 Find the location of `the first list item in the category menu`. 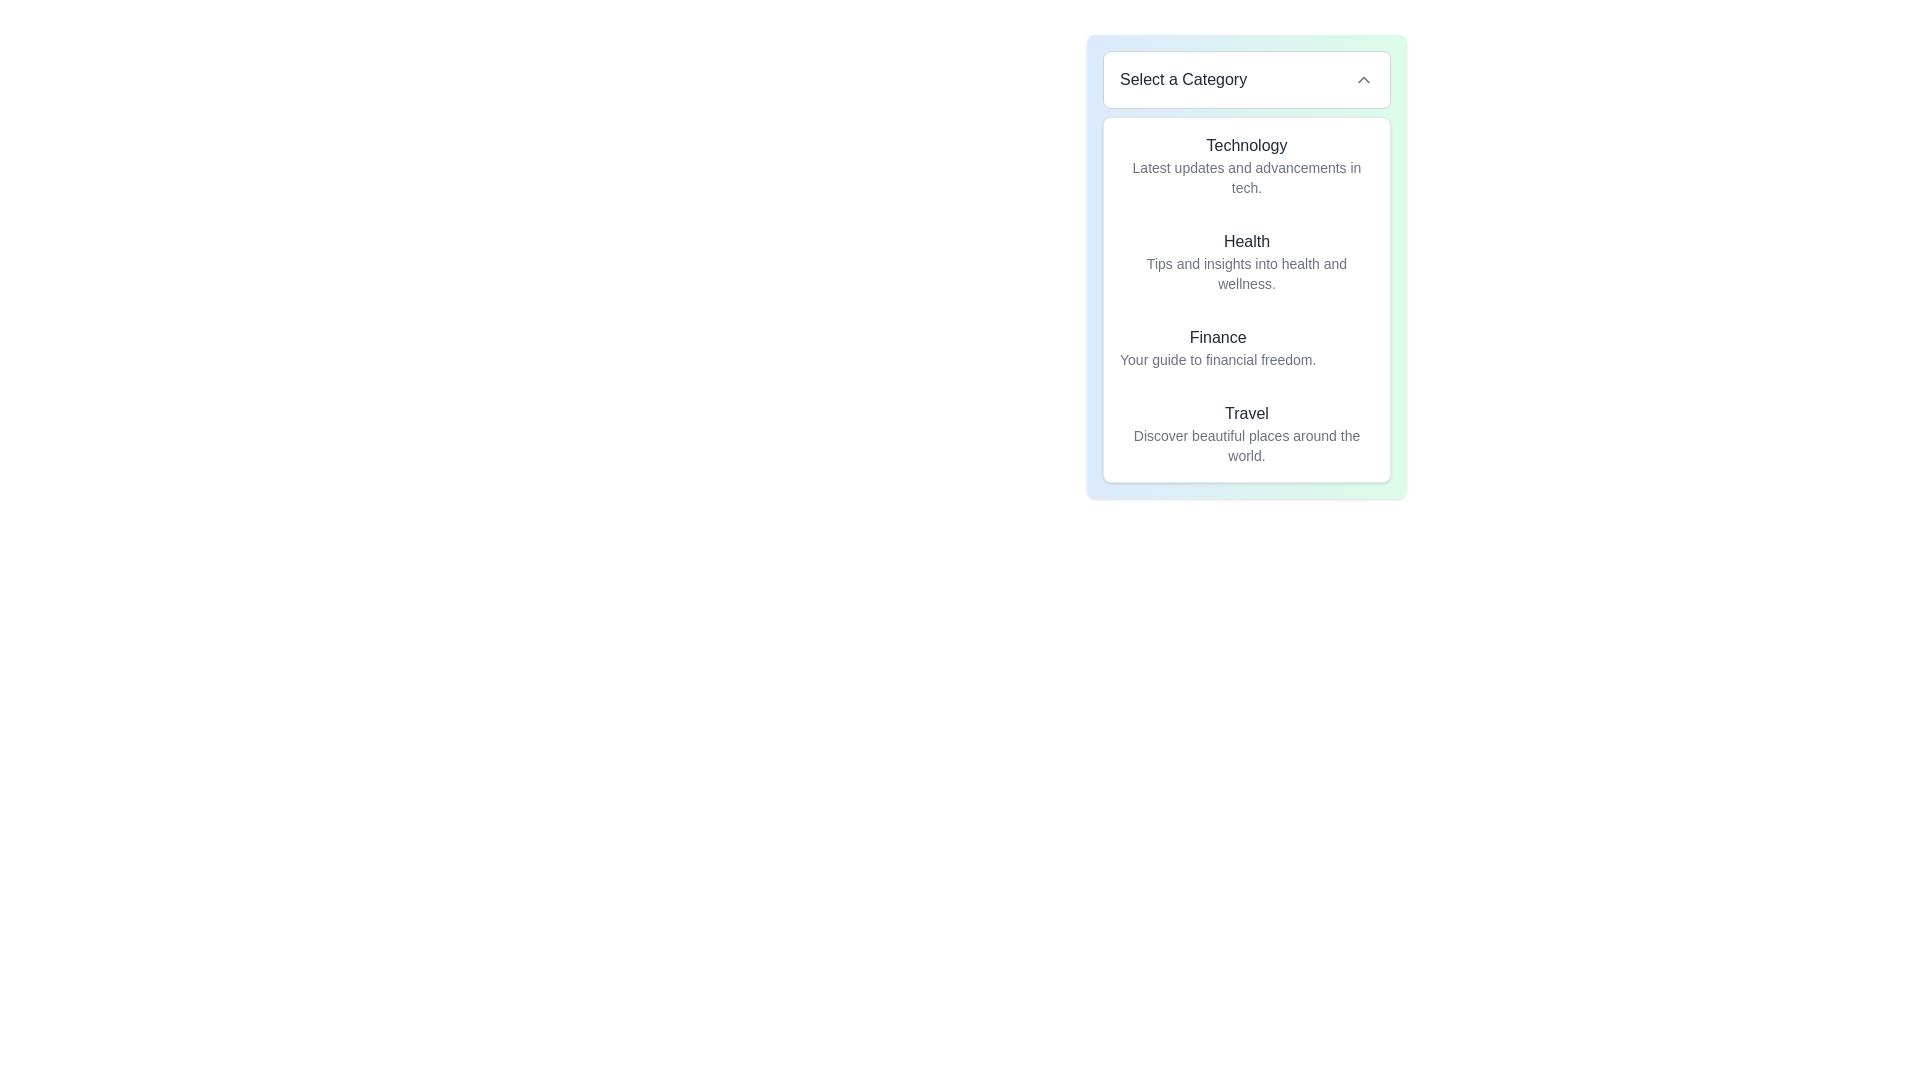

the first list item in the category menu is located at coordinates (1246, 164).